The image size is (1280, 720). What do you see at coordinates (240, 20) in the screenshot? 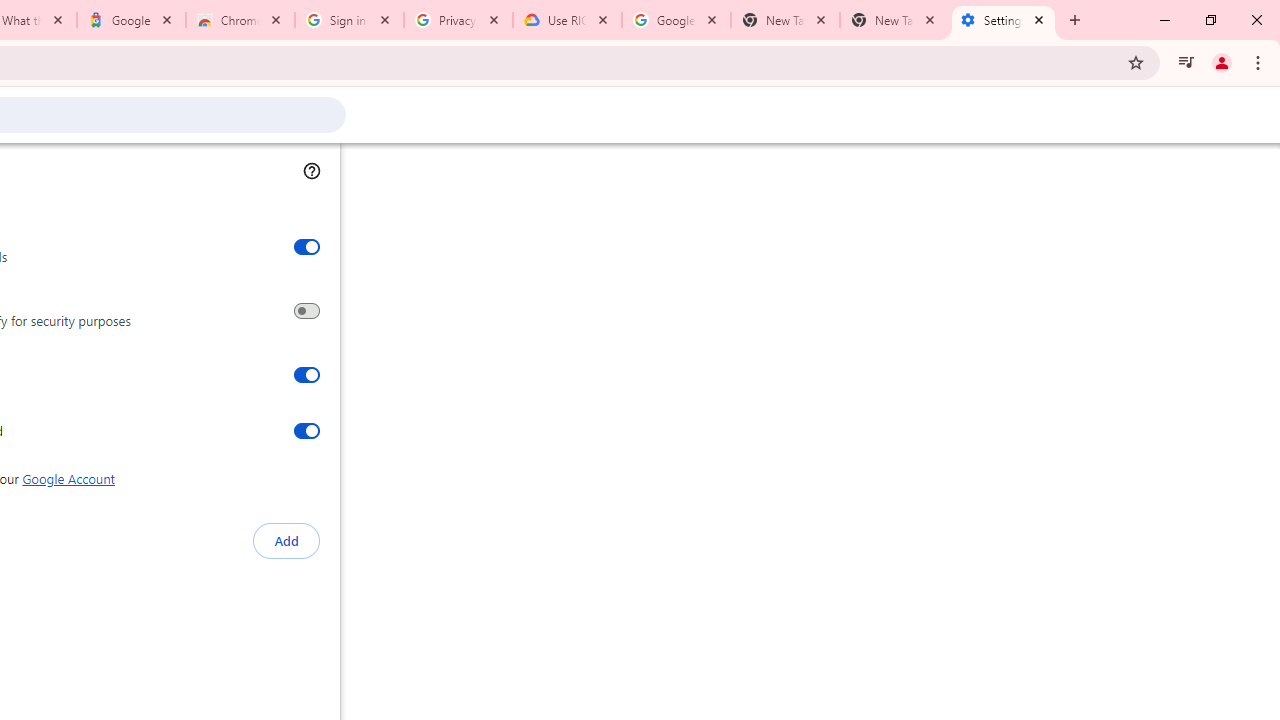
I see `'Chrome Web Store - Color themes by Chrome'` at bounding box center [240, 20].